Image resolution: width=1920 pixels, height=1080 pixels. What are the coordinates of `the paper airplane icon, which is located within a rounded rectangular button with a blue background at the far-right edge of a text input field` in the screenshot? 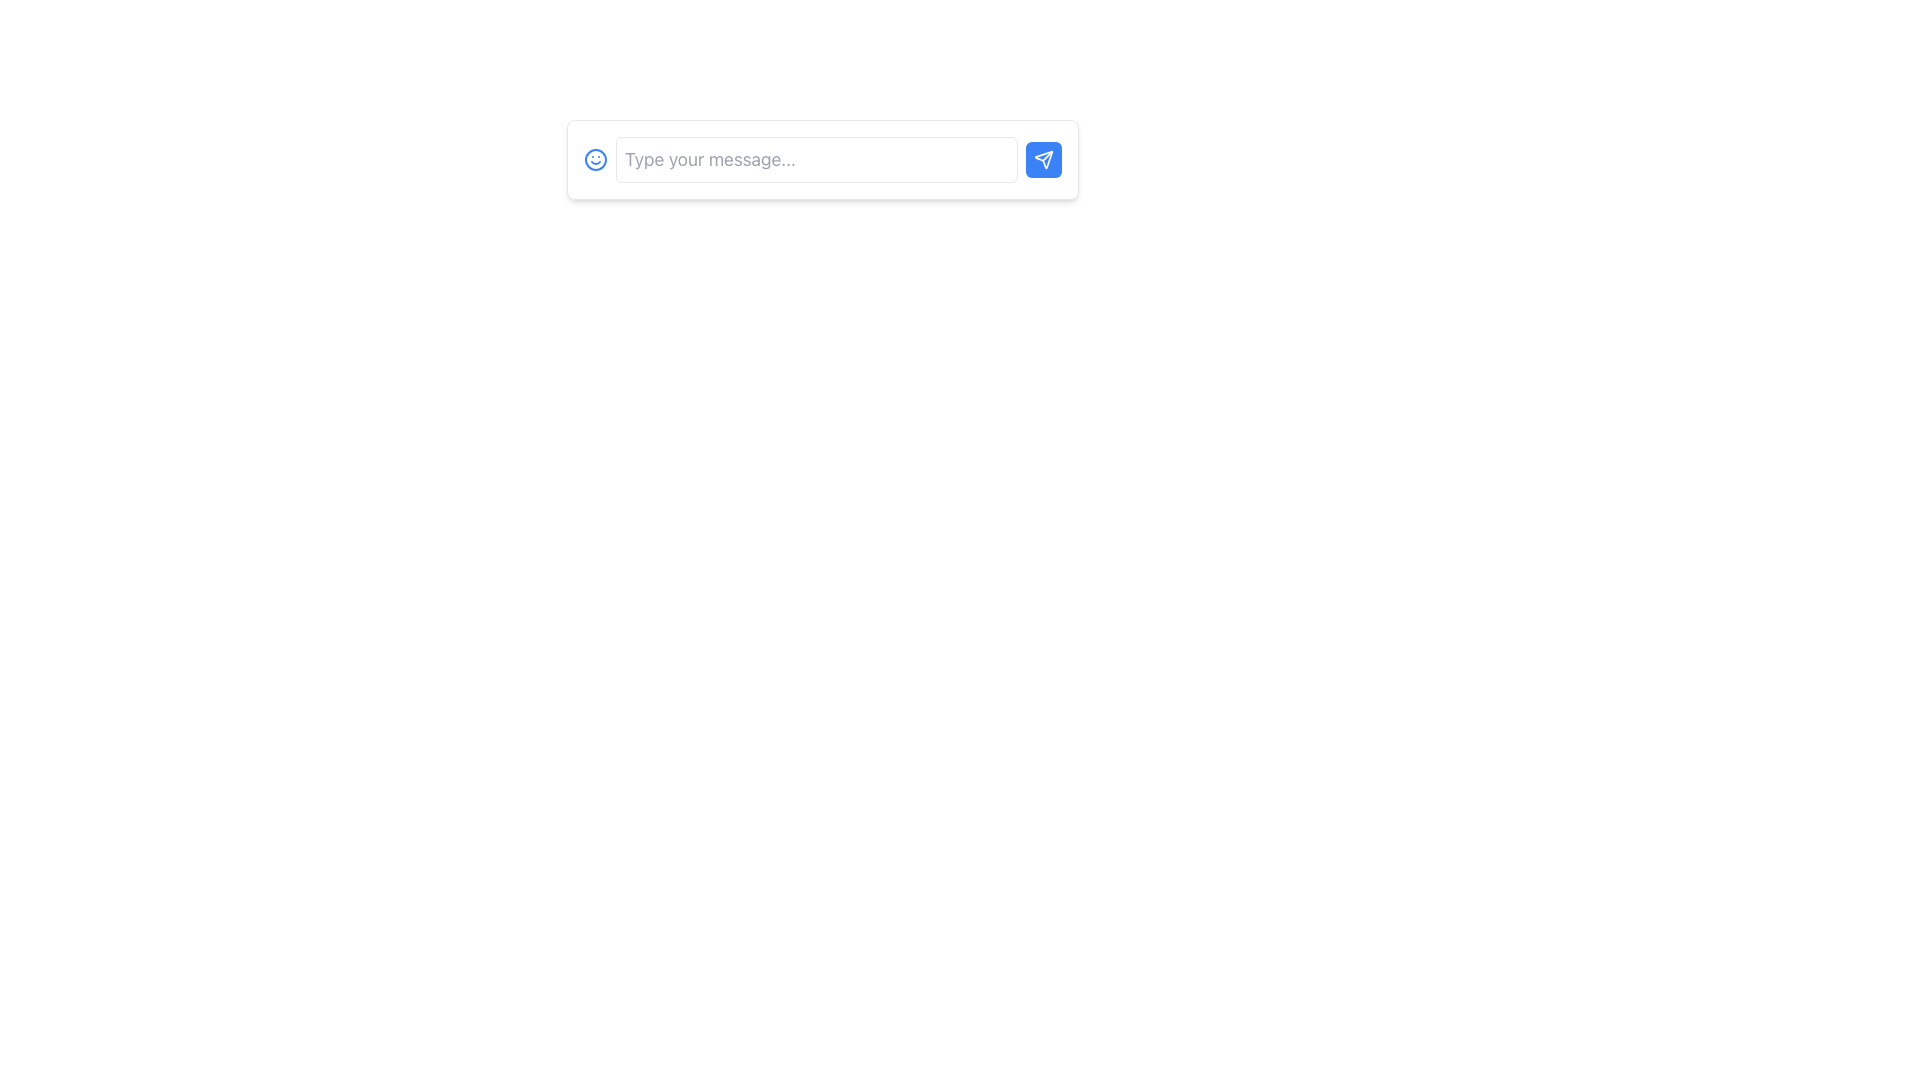 It's located at (1042, 158).